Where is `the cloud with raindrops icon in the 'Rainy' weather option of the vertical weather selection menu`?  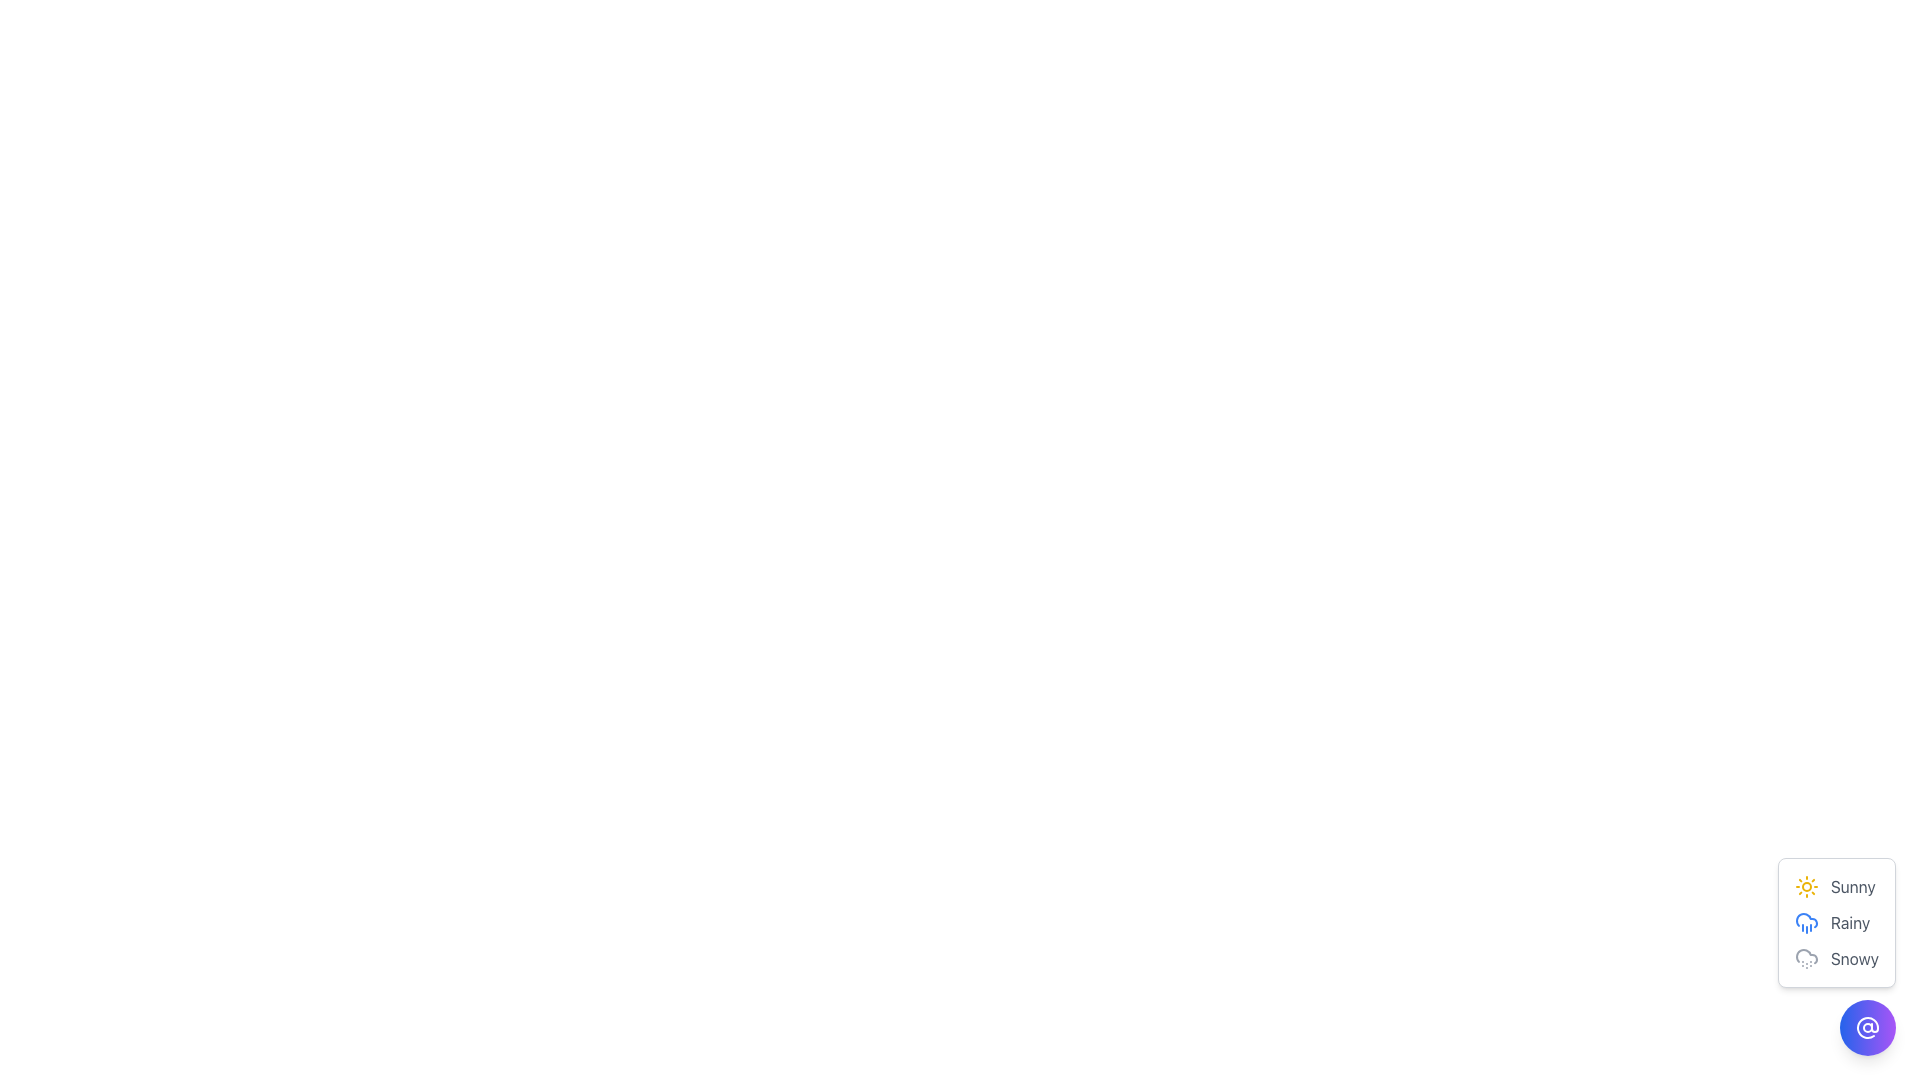 the cloud with raindrops icon in the 'Rainy' weather option of the vertical weather selection menu is located at coordinates (1806, 922).